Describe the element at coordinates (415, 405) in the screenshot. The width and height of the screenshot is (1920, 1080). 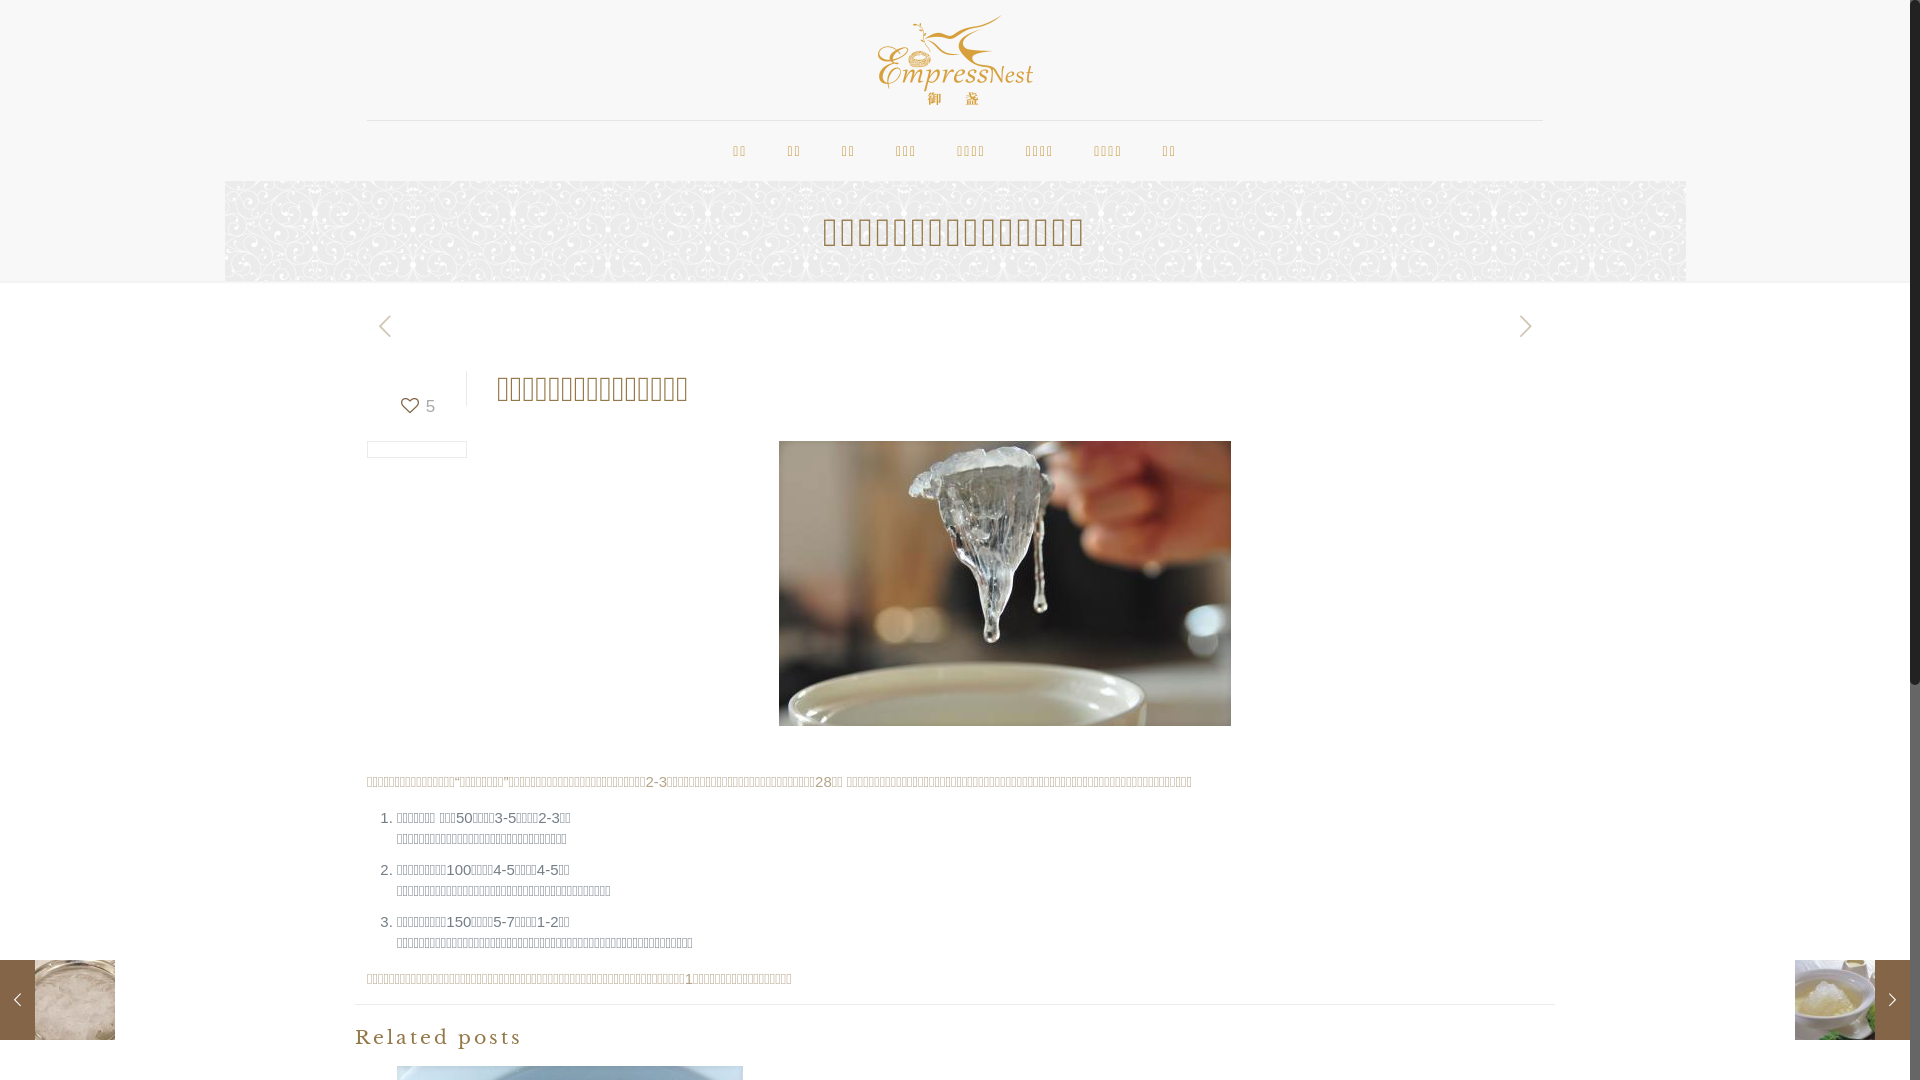
I see `'5'` at that location.